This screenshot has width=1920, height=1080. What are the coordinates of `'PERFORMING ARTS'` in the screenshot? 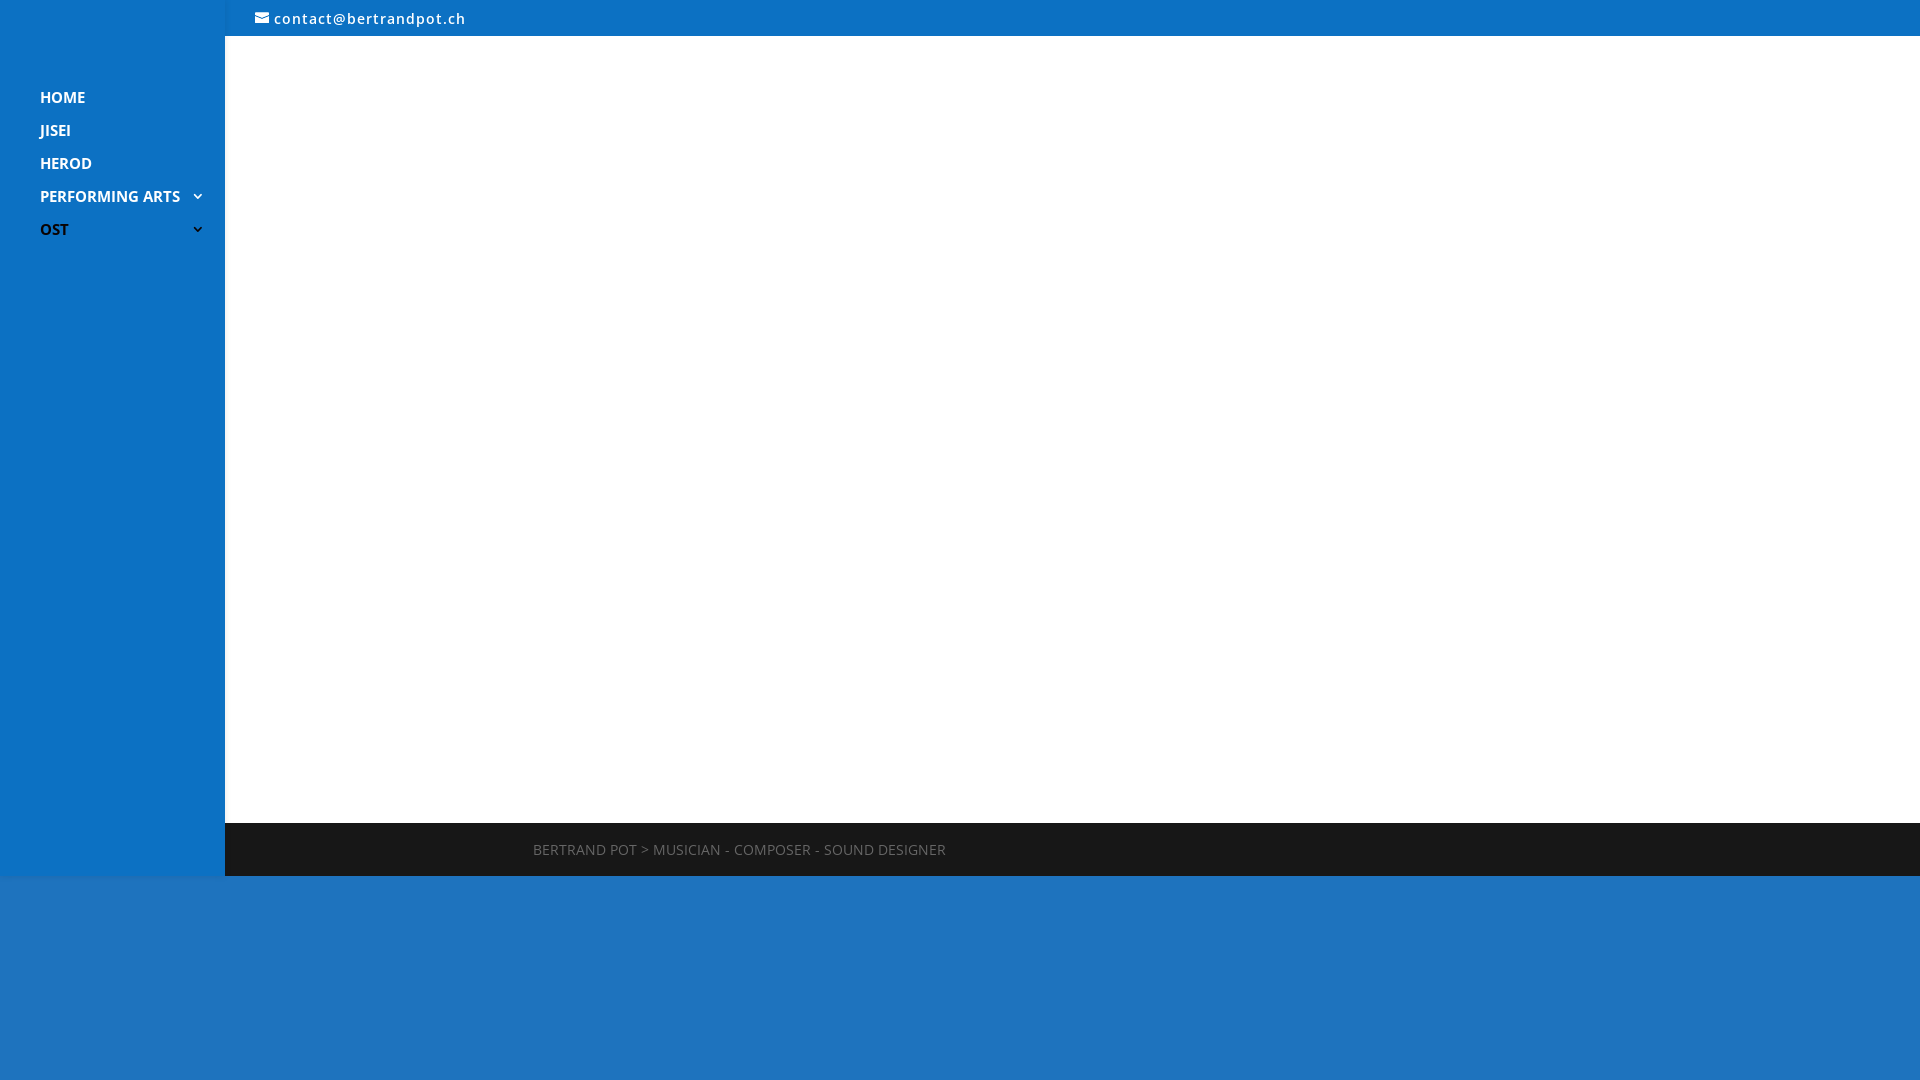 It's located at (131, 205).